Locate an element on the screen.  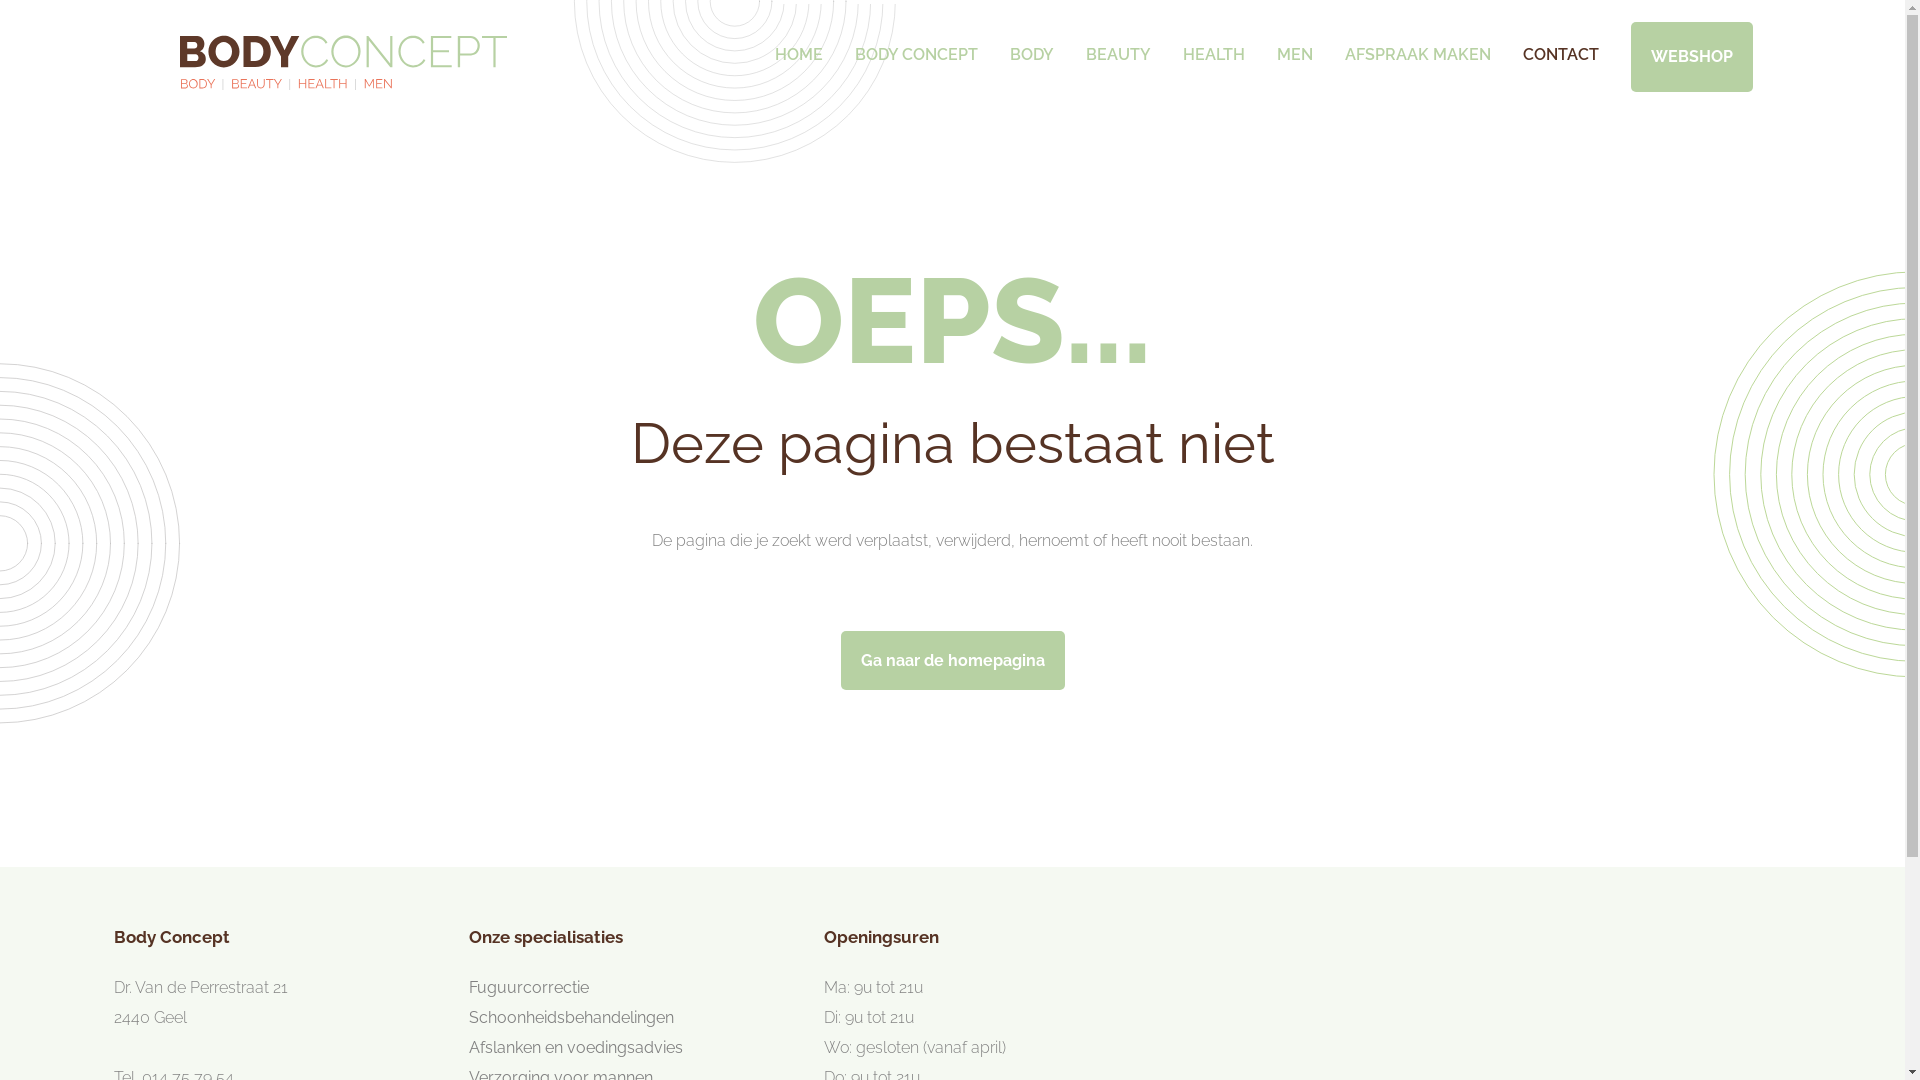
'Schoonheidsbehandelingen' is located at coordinates (570, 1017).